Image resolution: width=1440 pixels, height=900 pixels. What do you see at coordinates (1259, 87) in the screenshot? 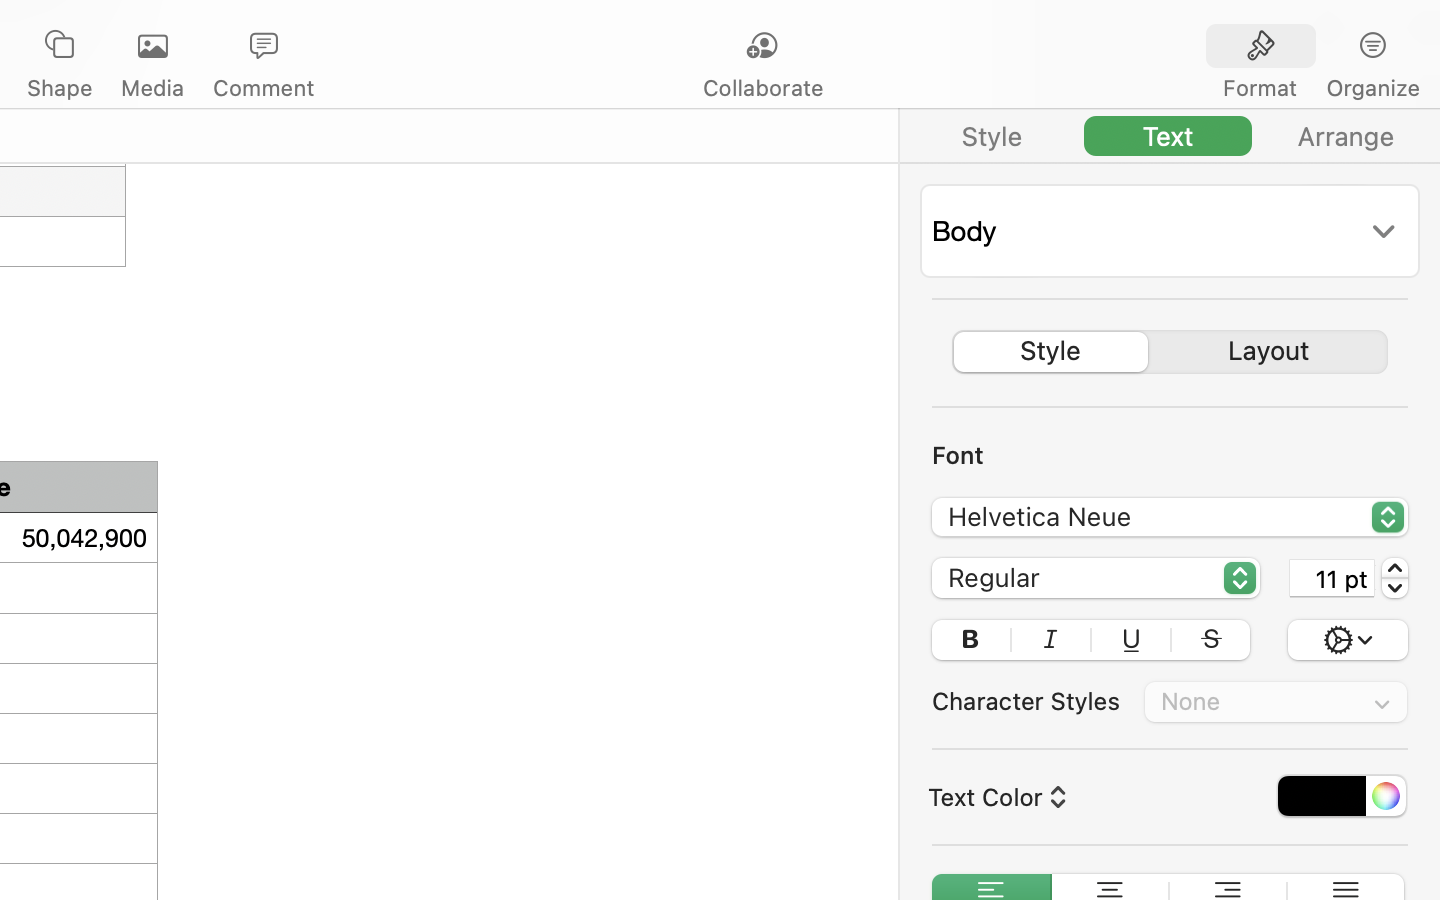
I see `'Format'` at bounding box center [1259, 87].